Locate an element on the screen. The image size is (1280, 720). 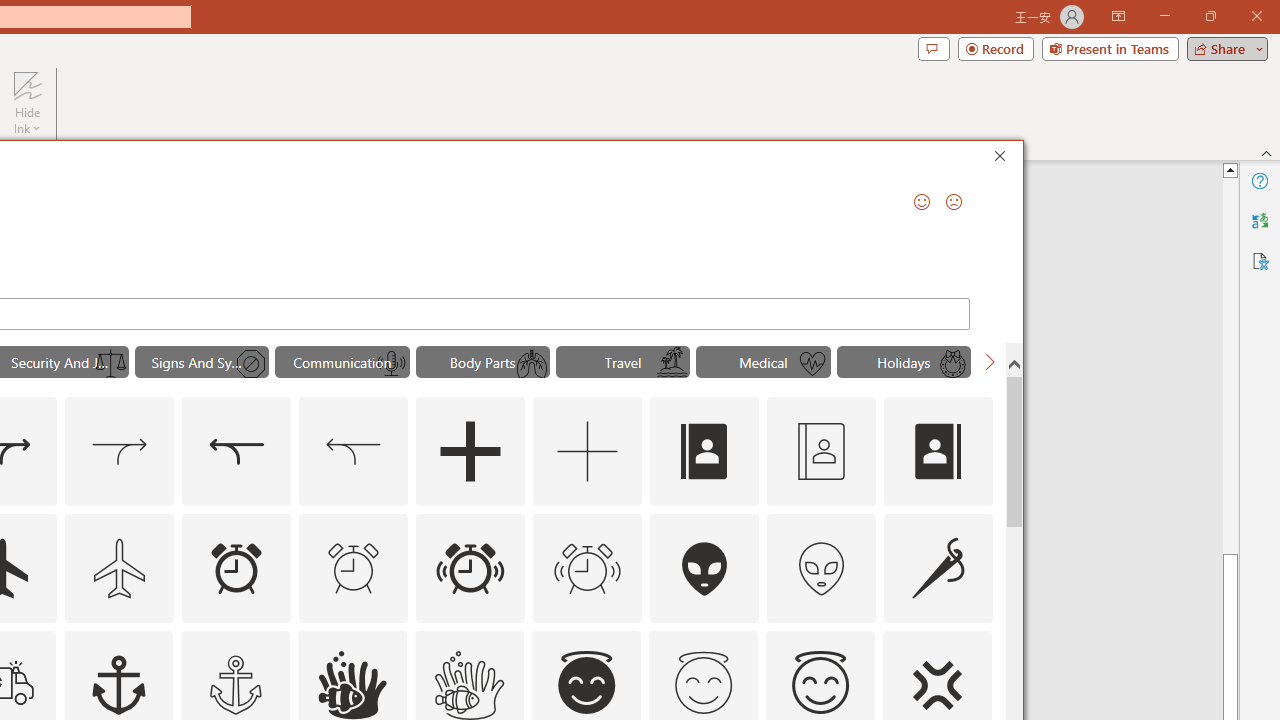
'AutomationID: Icons_StopSign_M' is located at coordinates (249, 364).